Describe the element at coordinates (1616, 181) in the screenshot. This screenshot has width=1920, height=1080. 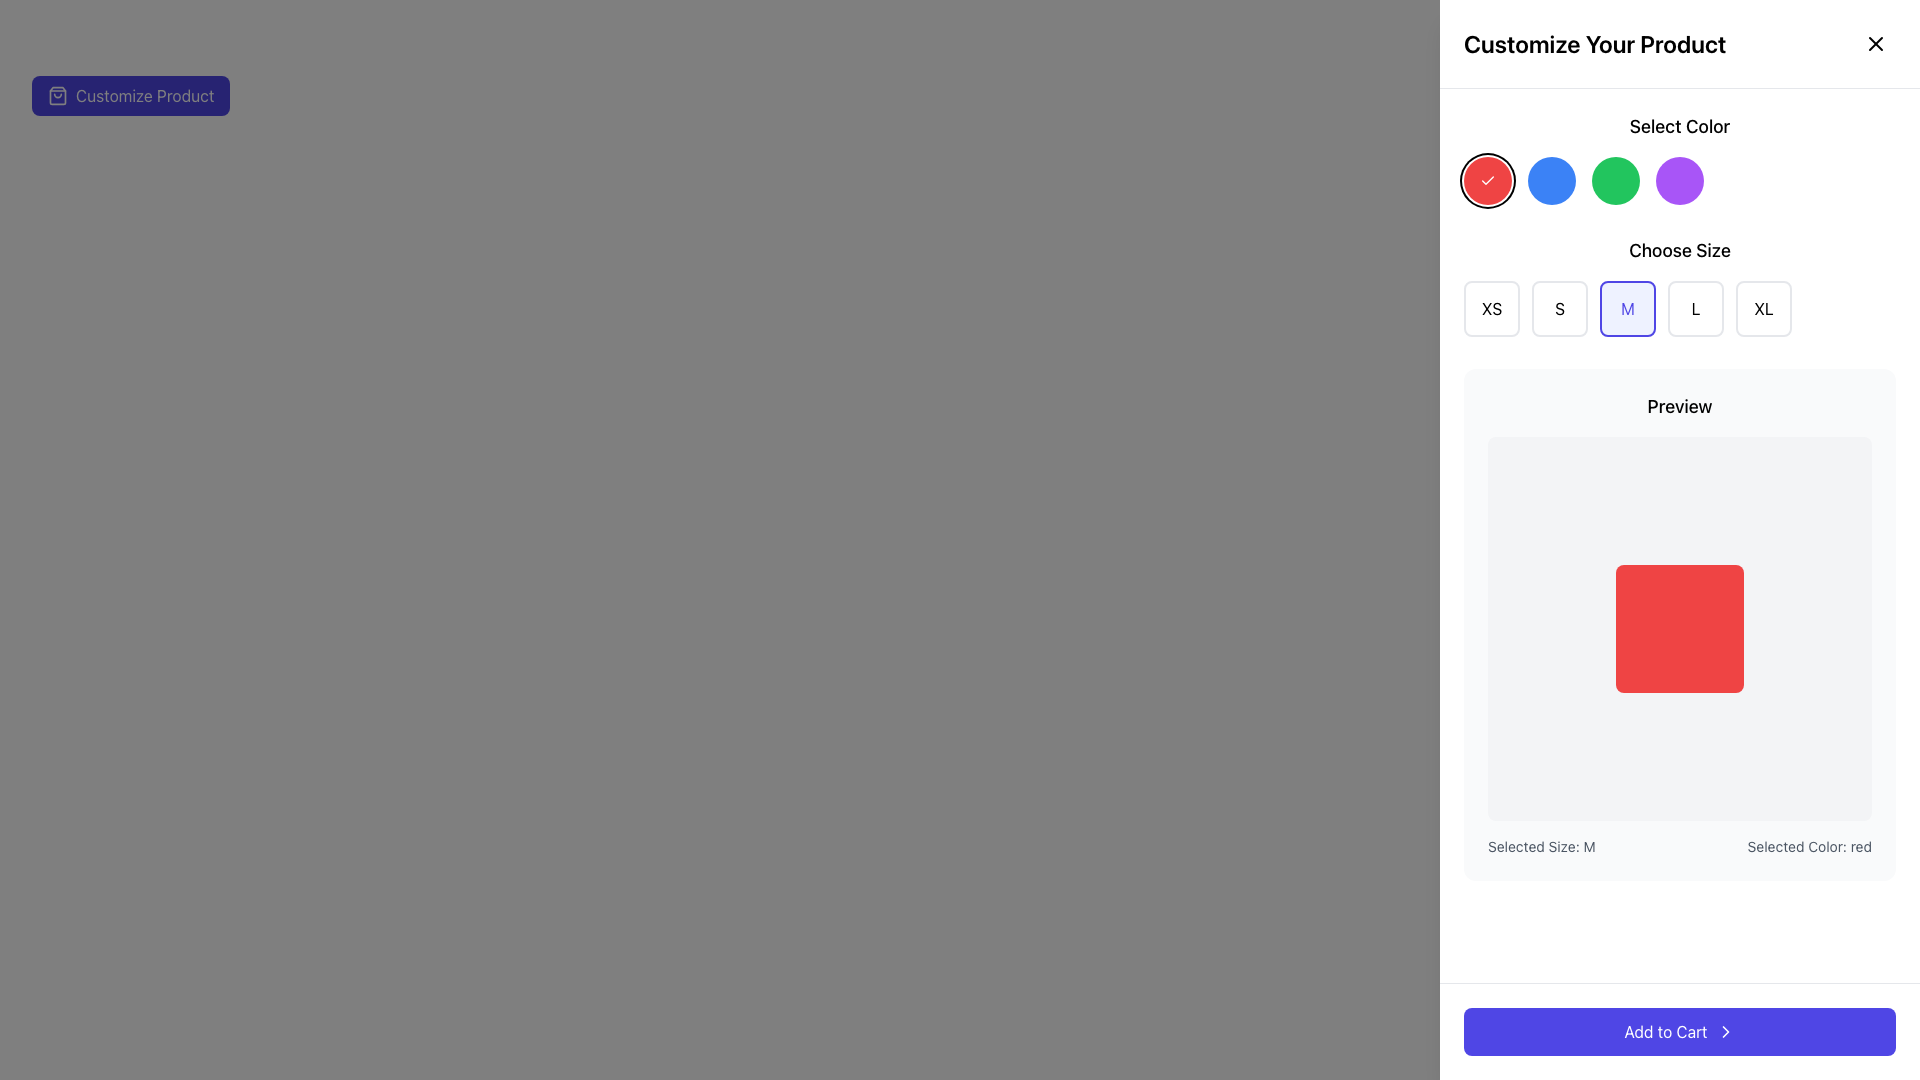
I see `the fourth circular color selection button for green in the 'Select Color' section` at that location.